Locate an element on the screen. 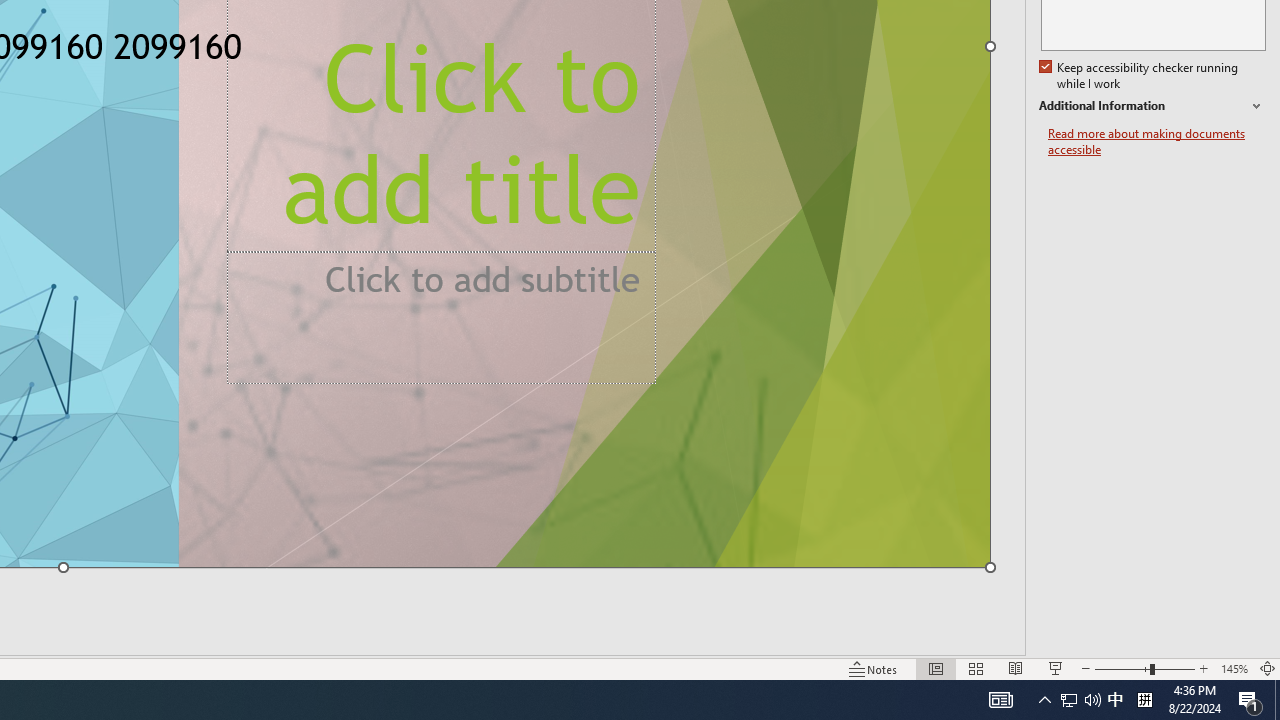 The width and height of the screenshot is (1280, 720). 'Read more about making documents accessible' is located at coordinates (1157, 141).